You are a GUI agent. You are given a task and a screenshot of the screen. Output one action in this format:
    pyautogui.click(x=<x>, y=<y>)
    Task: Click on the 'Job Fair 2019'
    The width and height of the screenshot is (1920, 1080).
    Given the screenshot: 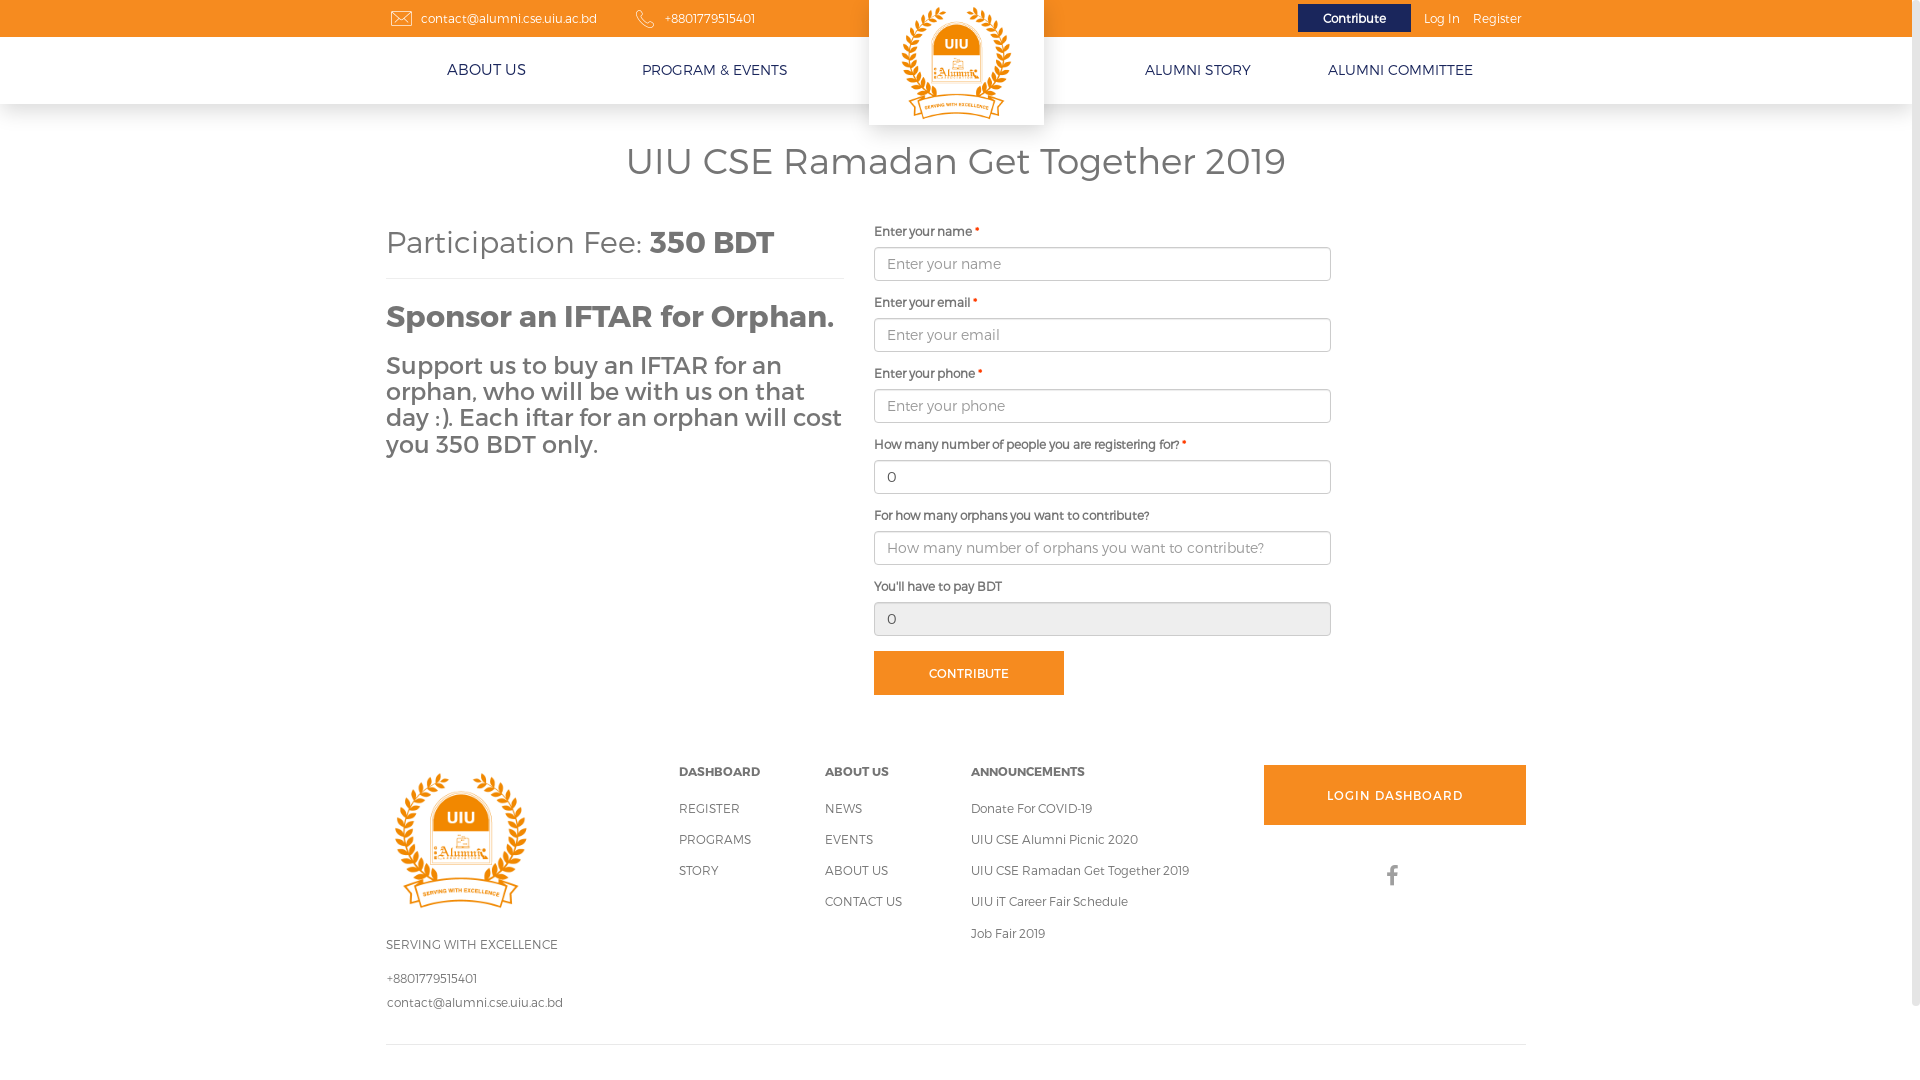 What is the action you would take?
    pyautogui.click(x=1008, y=933)
    